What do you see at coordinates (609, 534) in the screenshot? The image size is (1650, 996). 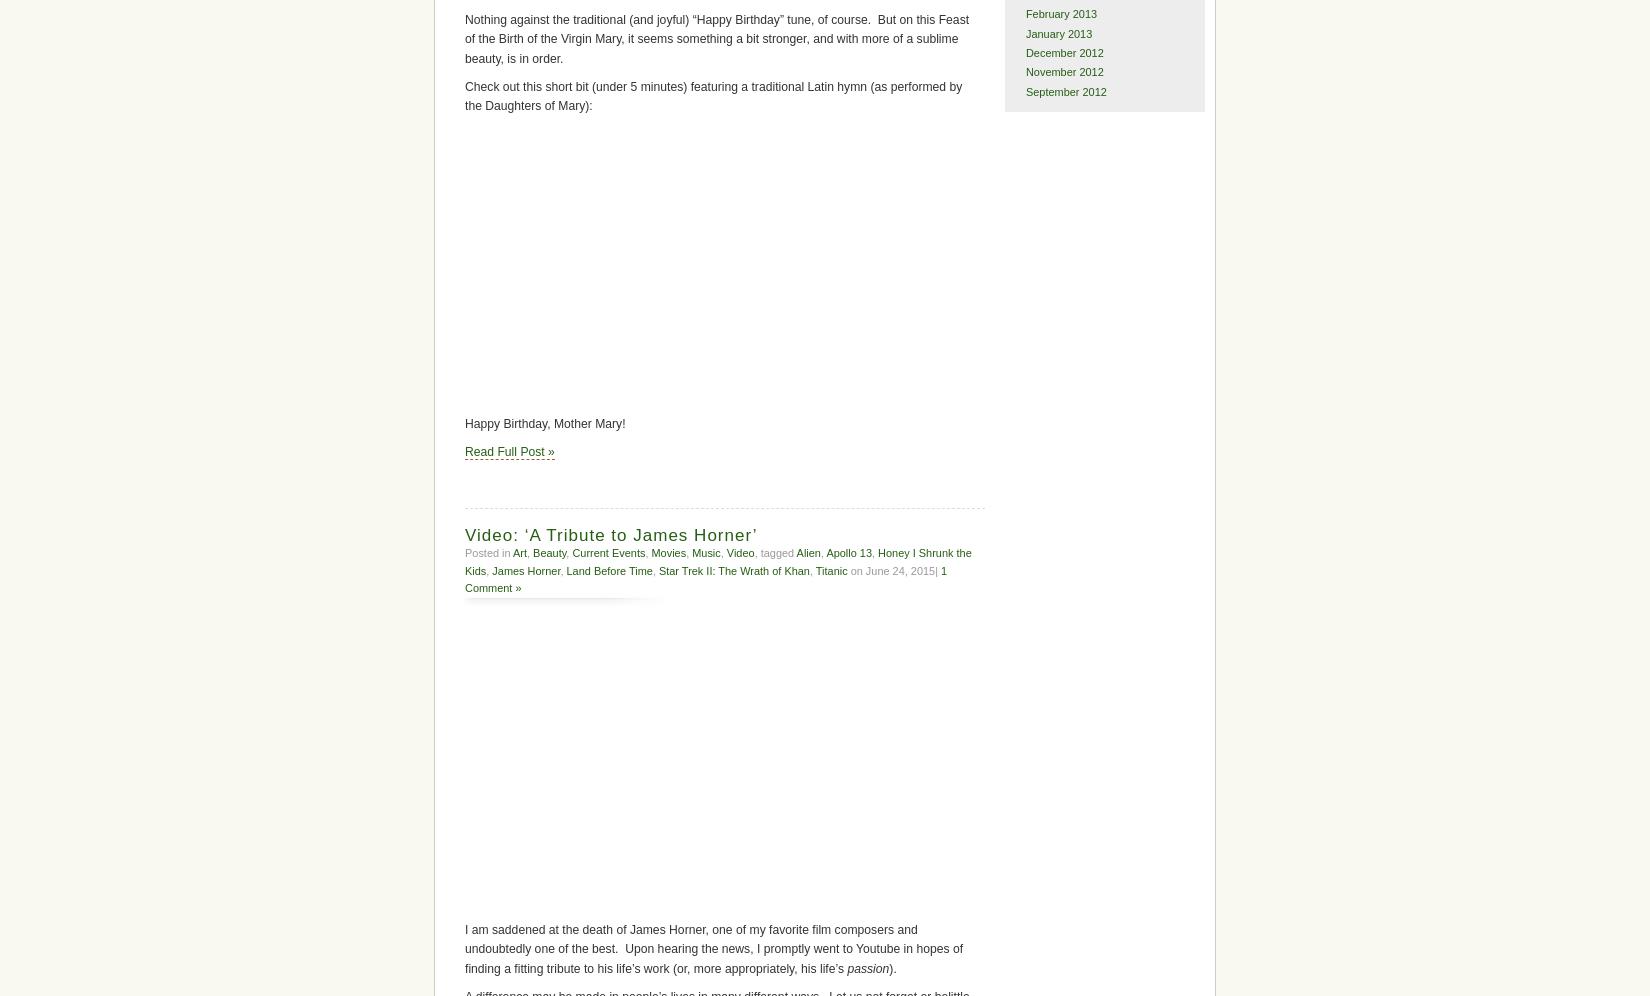 I see `'Video: ‘A Tribute to James Horner’'` at bounding box center [609, 534].